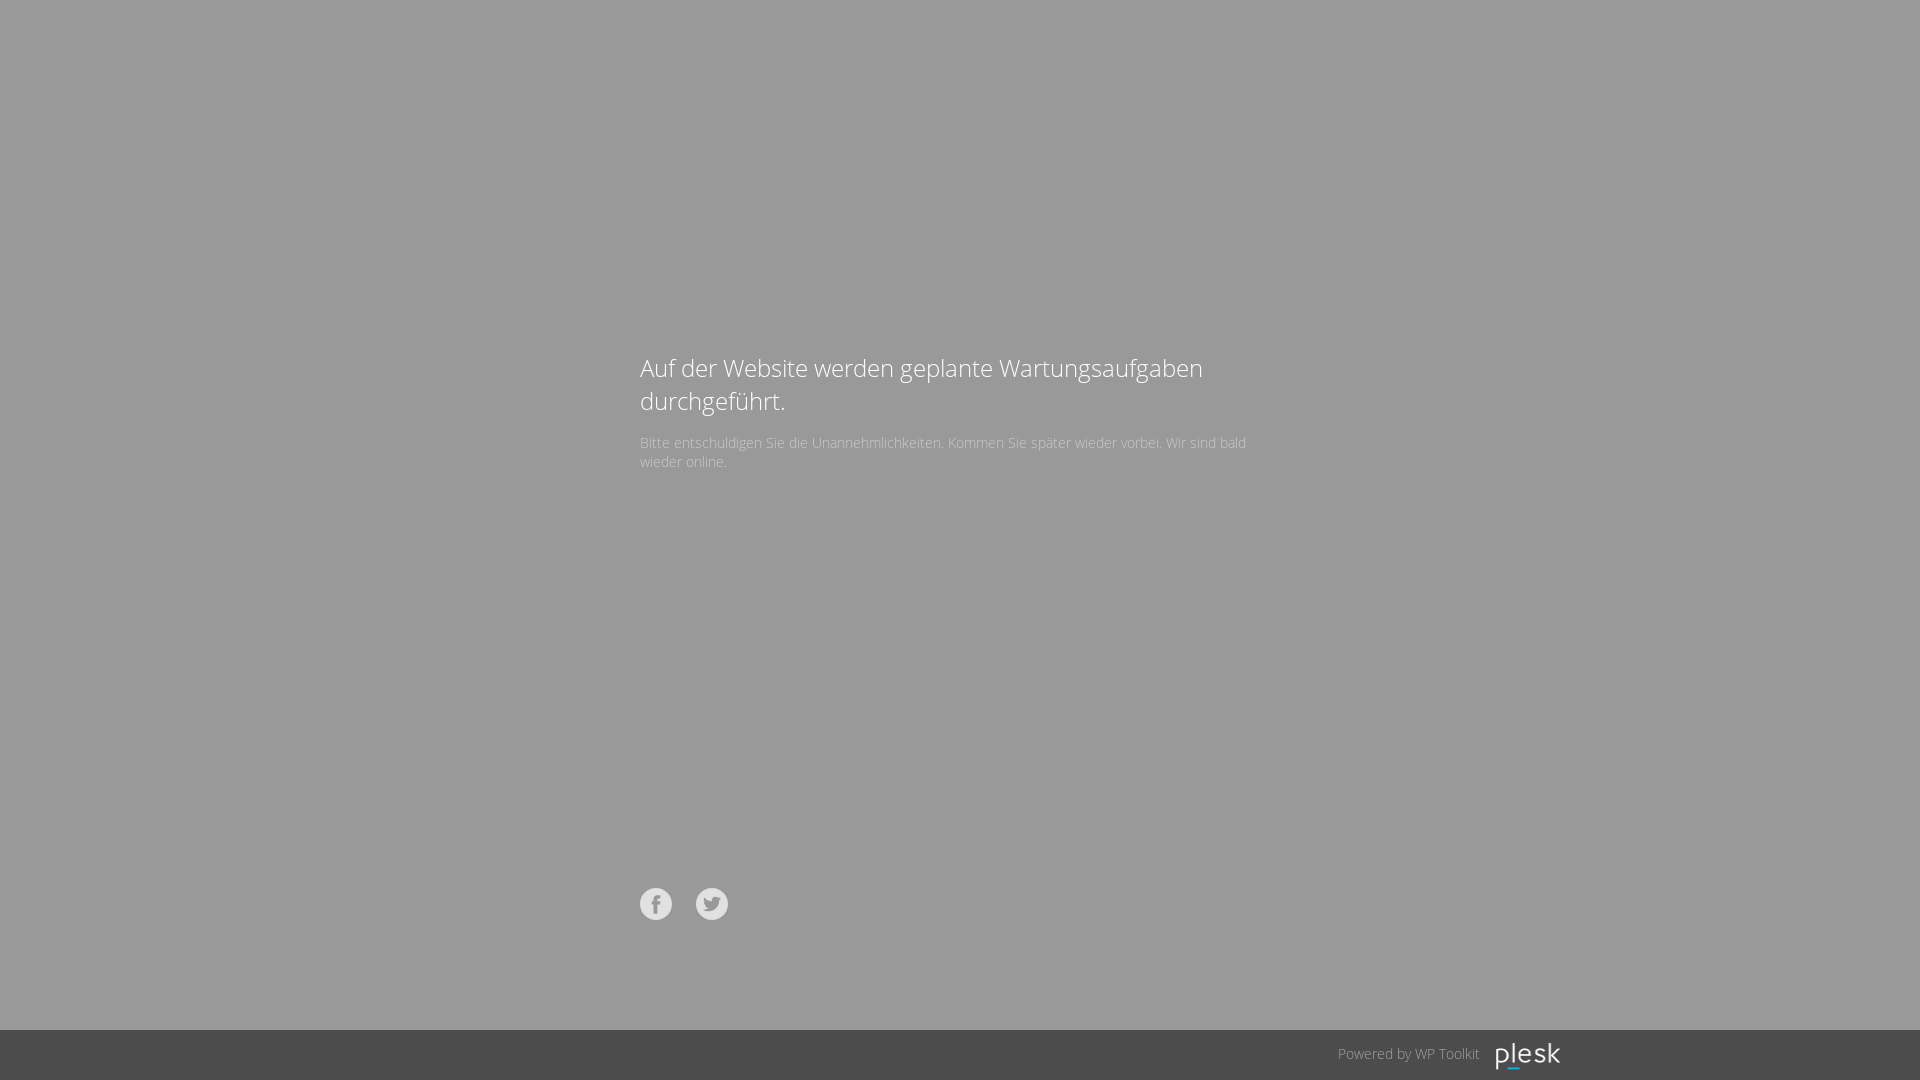 The width and height of the screenshot is (1920, 1080). What do you see at coordinates (656, 903) in the screenshot?
I see `'Facebook'` at bounding box center [656, 903].